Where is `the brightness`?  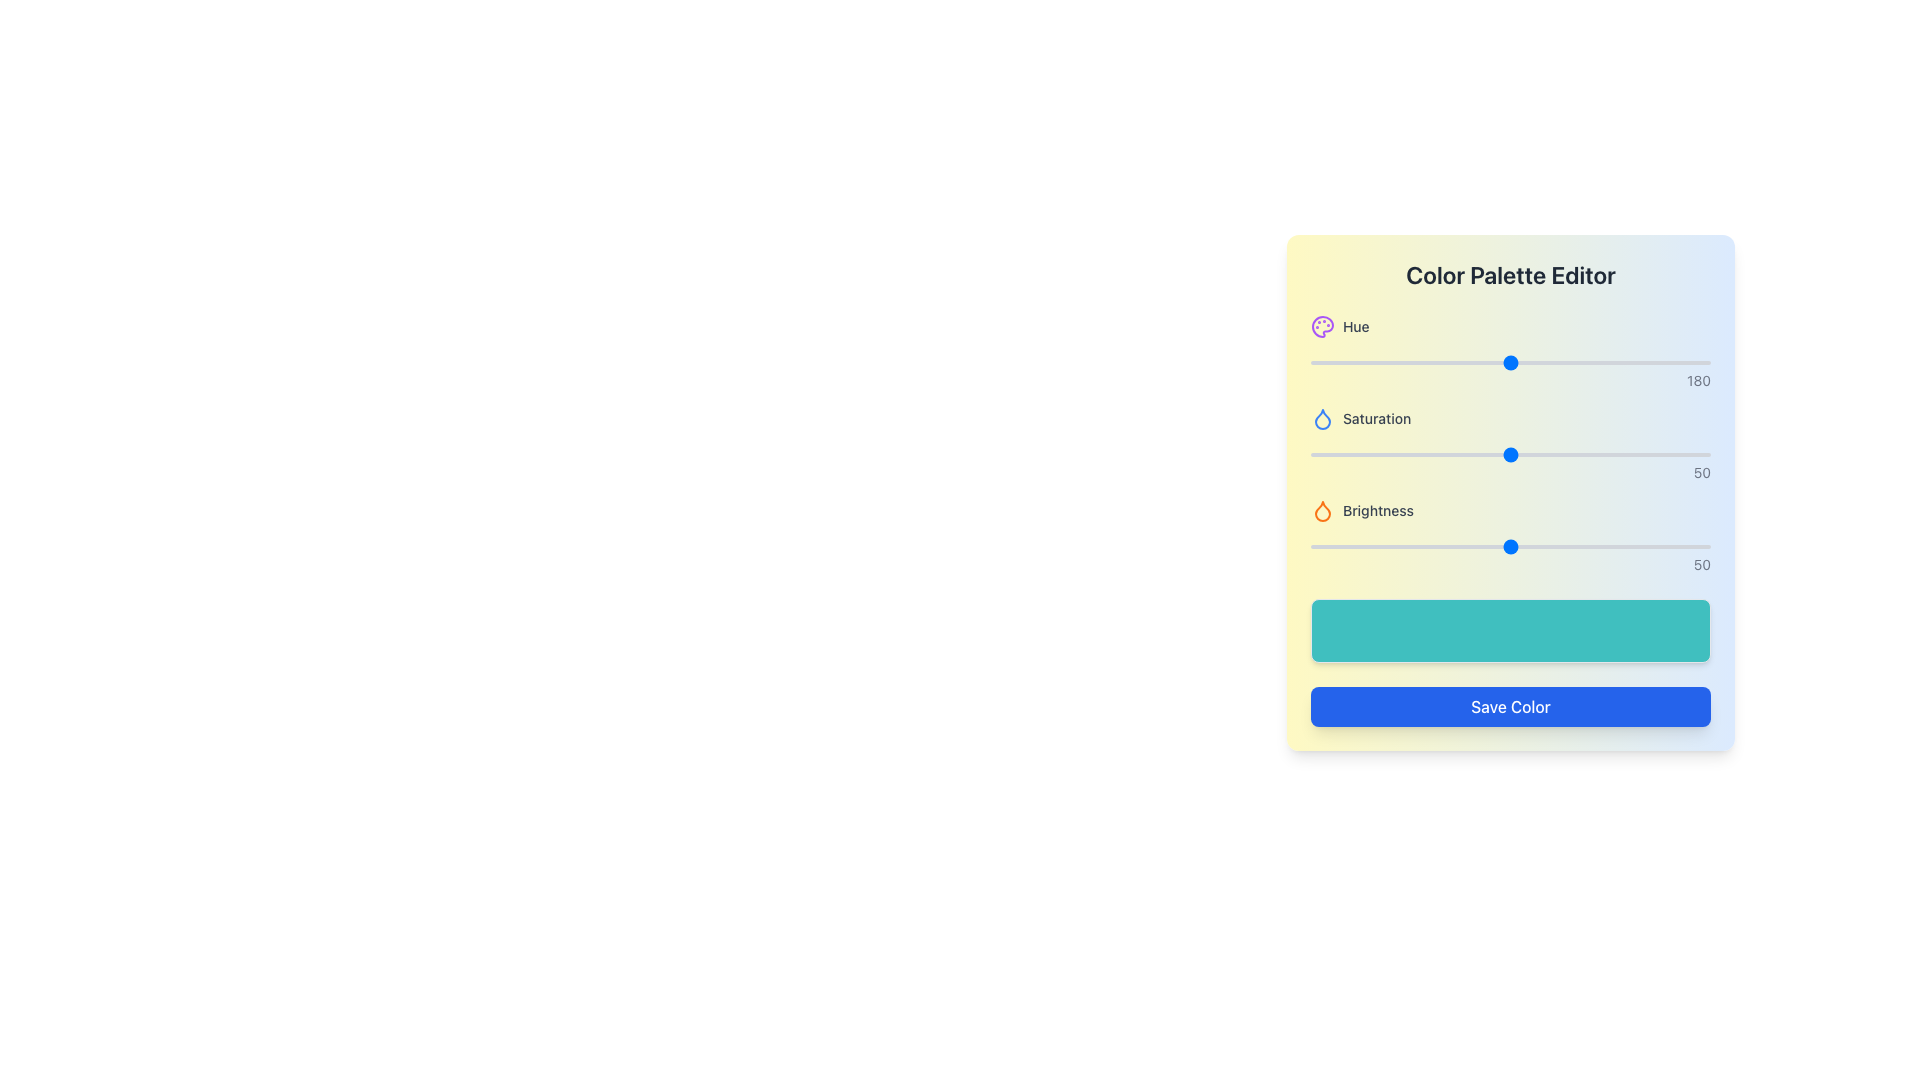 the brightness is located at coordinates (1586, 547).